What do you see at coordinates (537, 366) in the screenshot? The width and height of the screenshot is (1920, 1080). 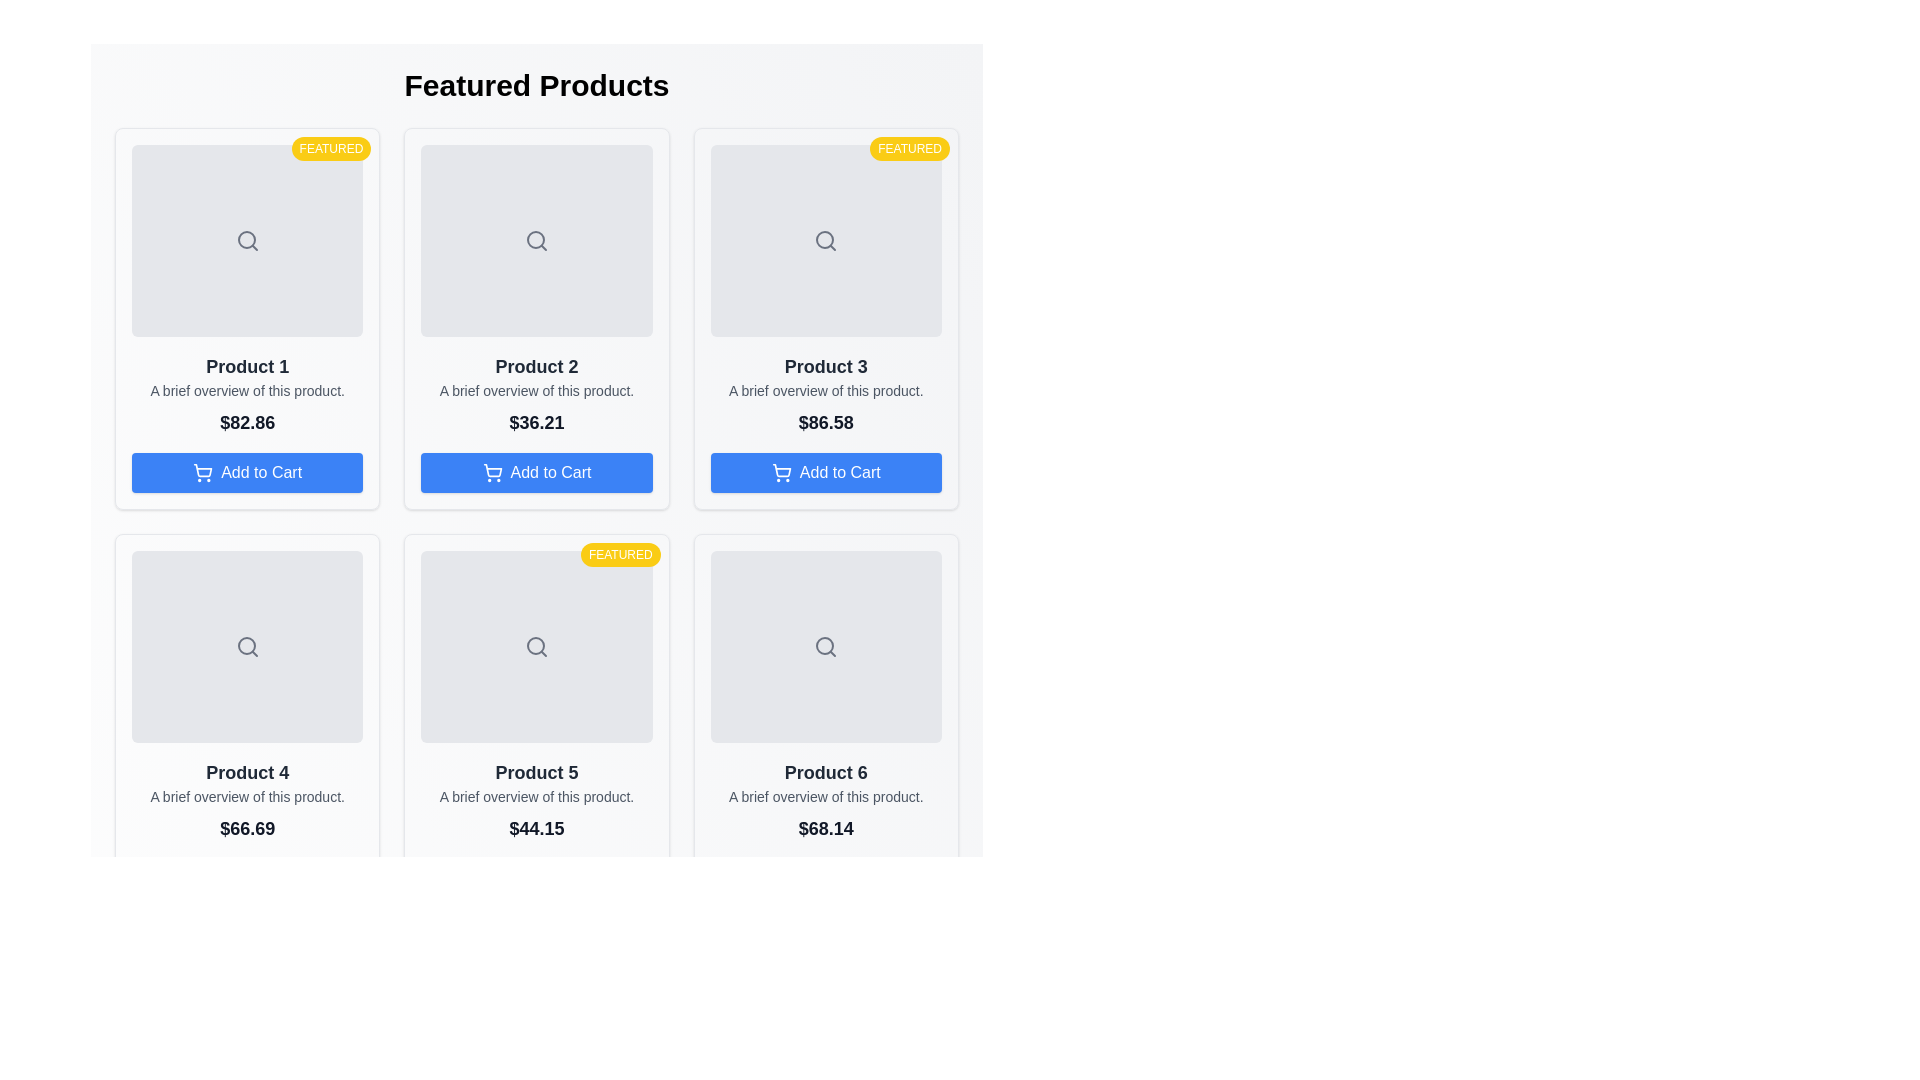 I see `the product name label, which serves as the title for 'Product 2' displayed in the card` at bounding box center [537, 366].